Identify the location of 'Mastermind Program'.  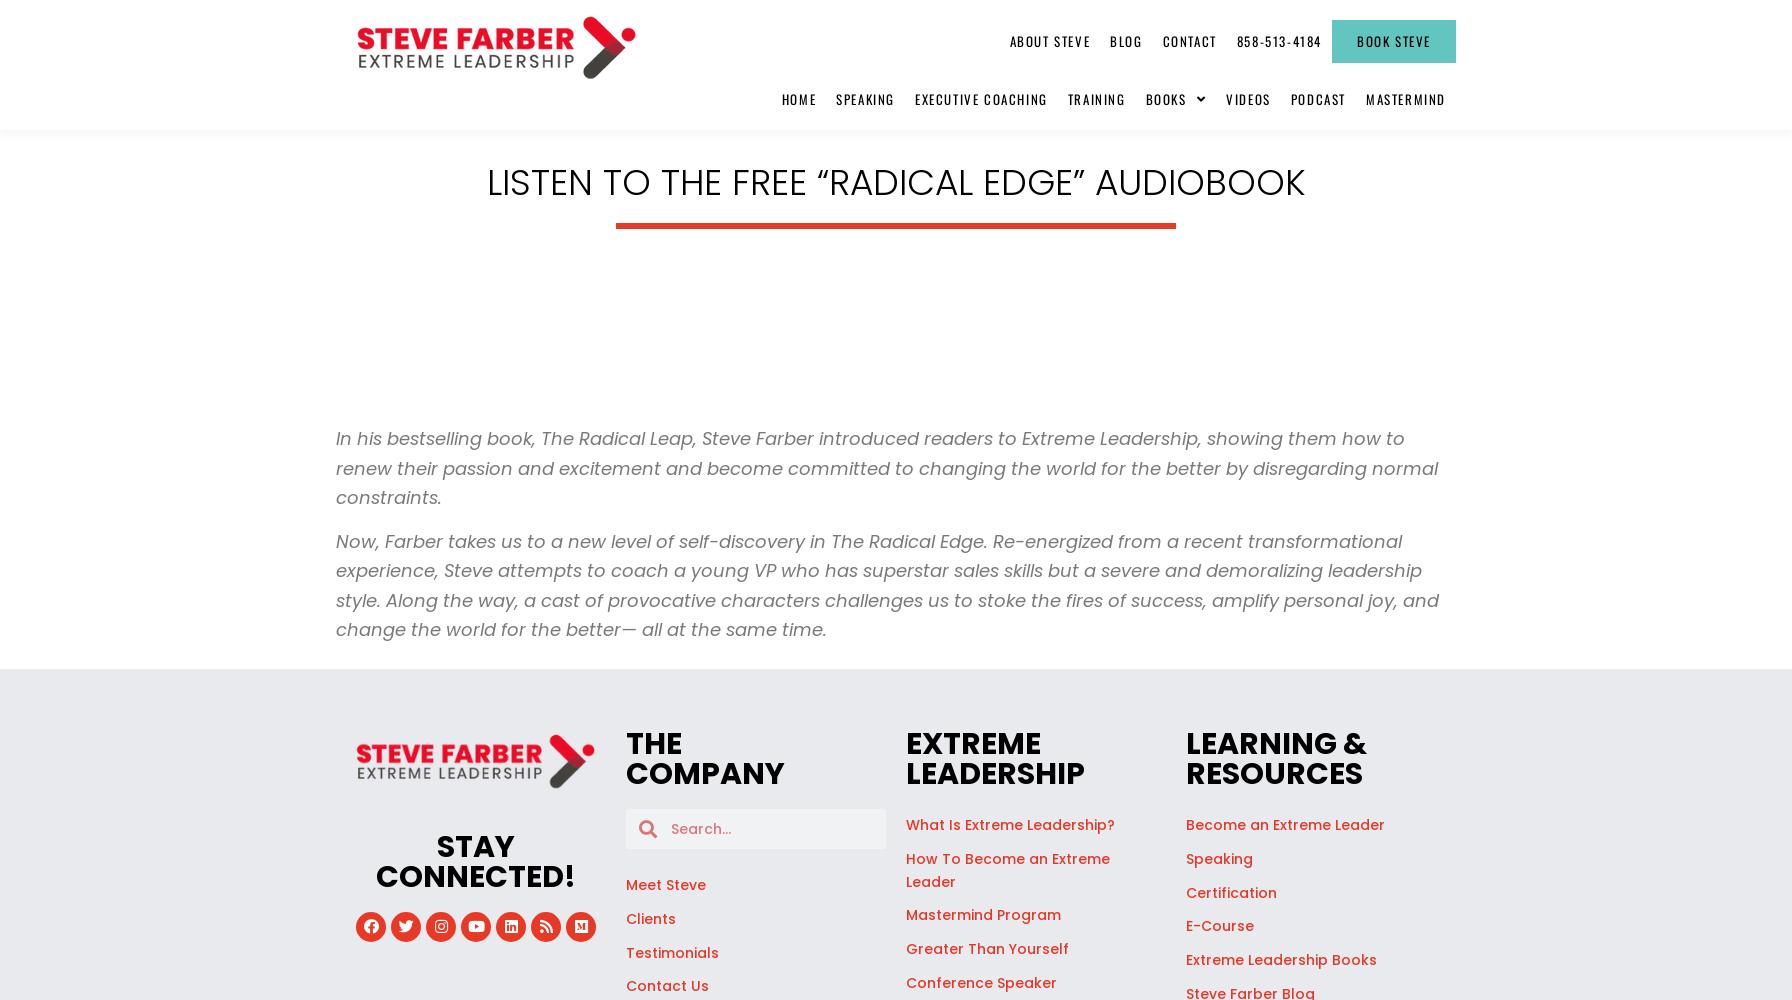
(982, 915).